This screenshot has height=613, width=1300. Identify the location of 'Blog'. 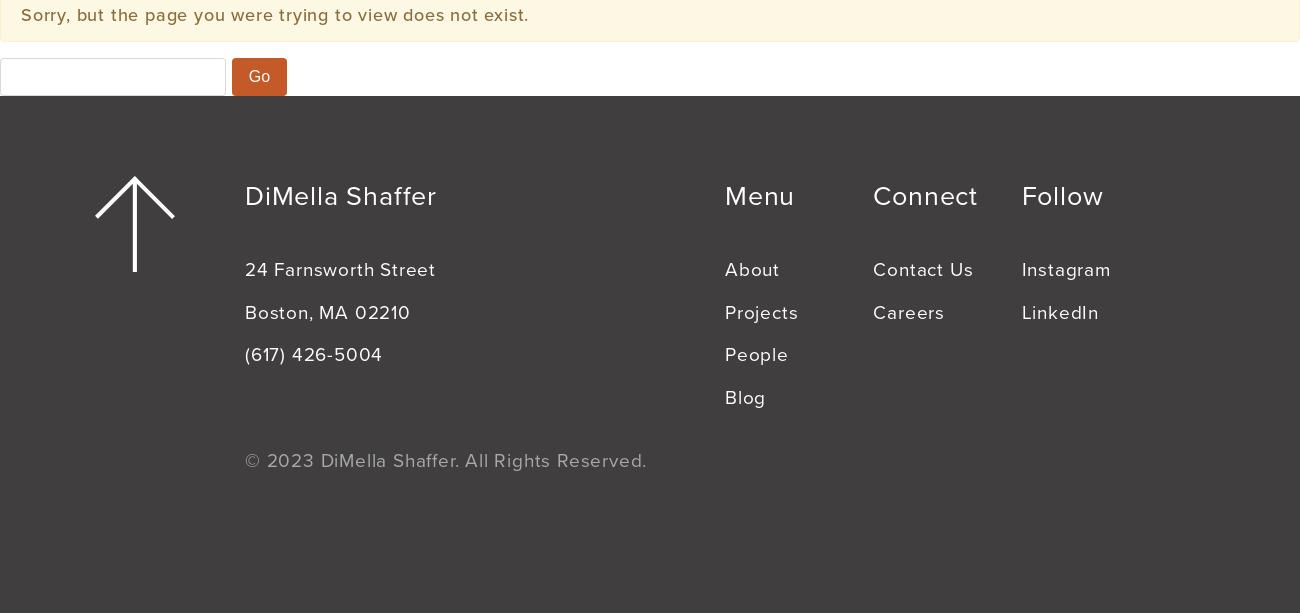
(745, 397).